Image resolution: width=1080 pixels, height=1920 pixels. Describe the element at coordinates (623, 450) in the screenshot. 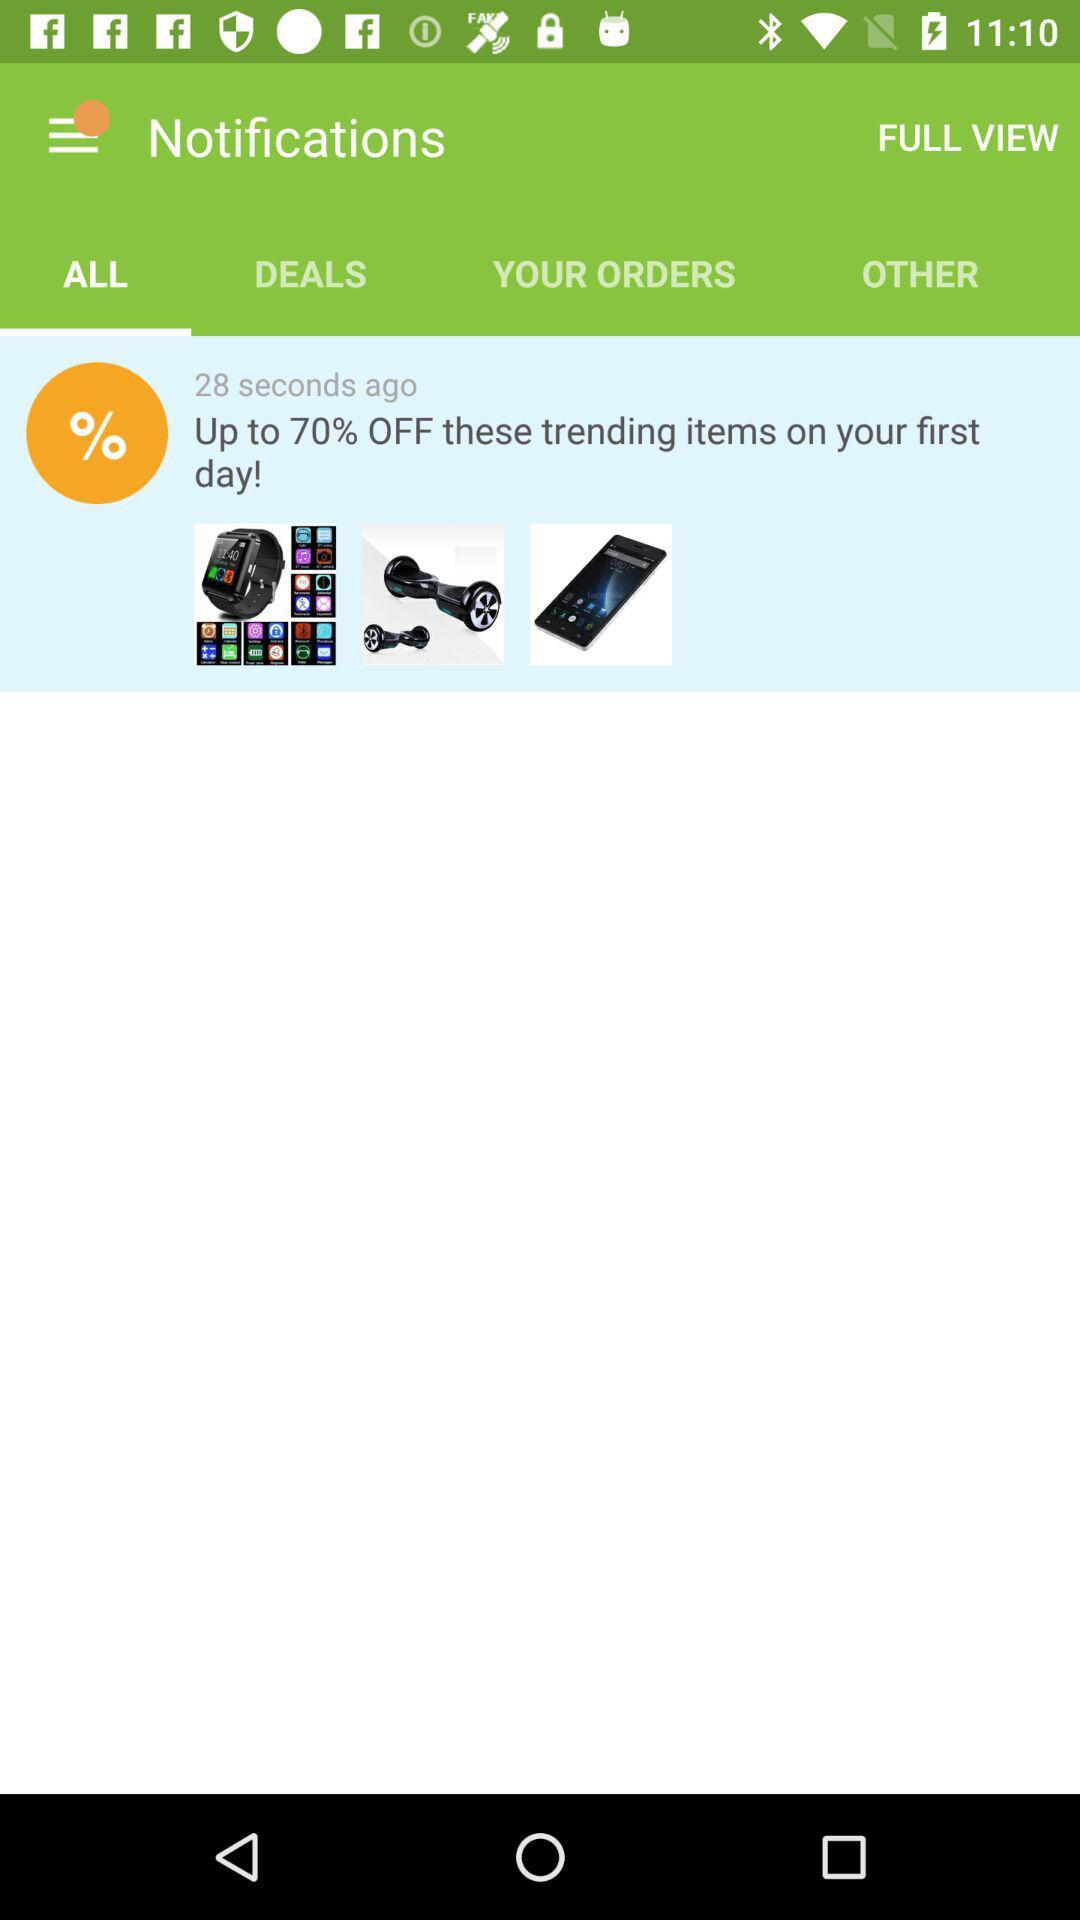

I see `the up to 70` at that location.